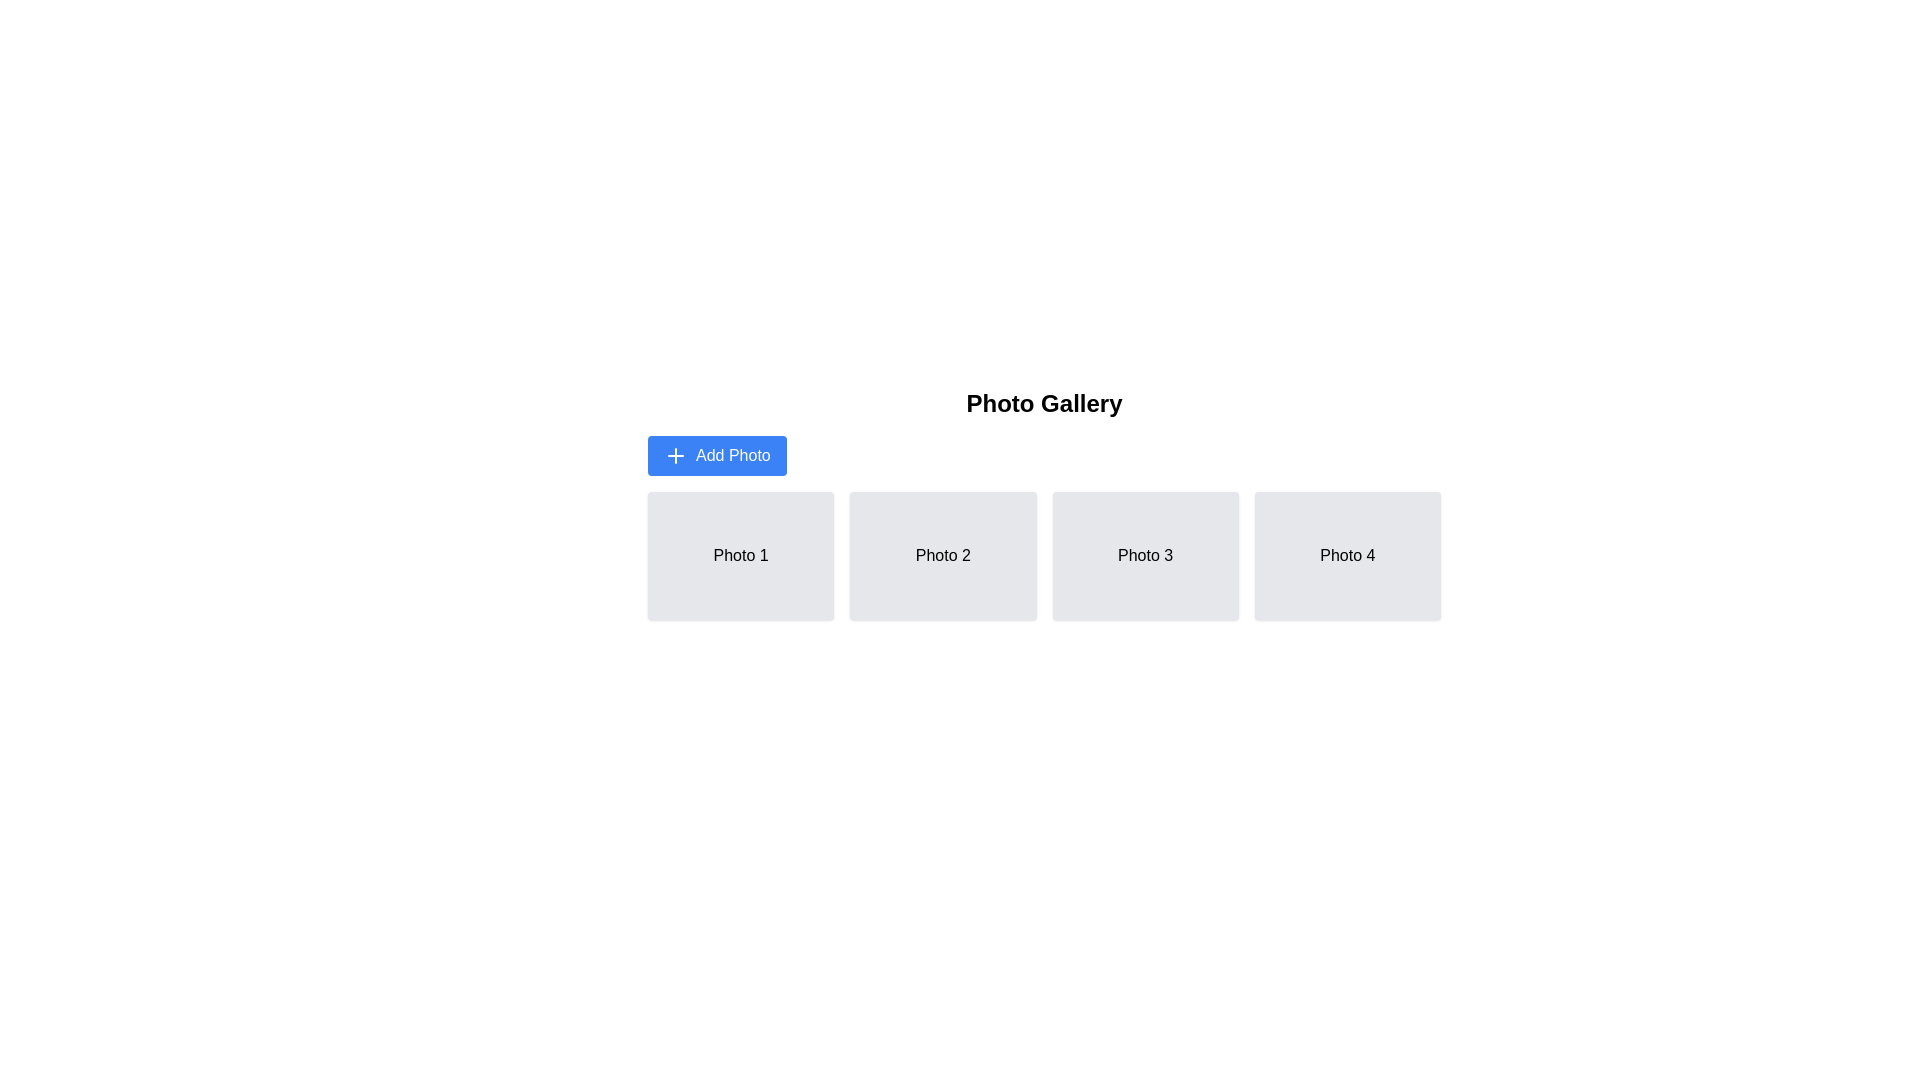 The image size is (1920, 1080). What do you see at coordinates (942, 555) in the screenshot?
I see `the informational tile representing 'Photo 2' in the photo gallery grid layout` at bounding box center [942, 555].